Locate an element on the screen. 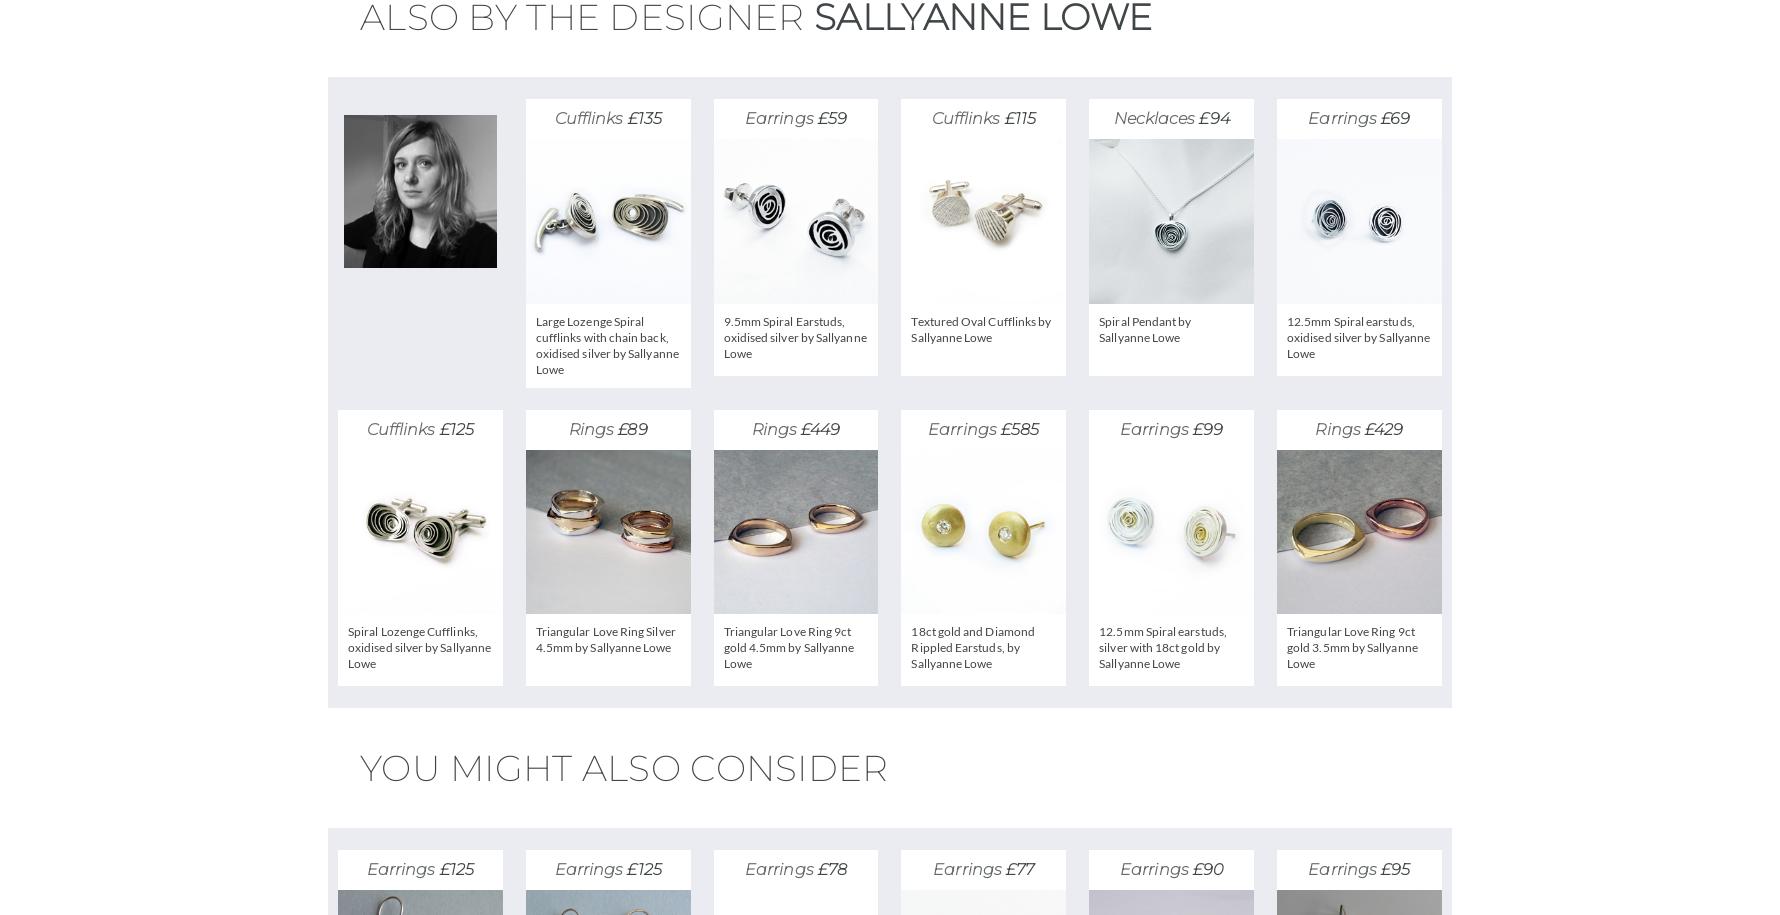 This screenshot has width=1780, height=915. 'Textured Oval Cufflinks by' is located at coordinates (979, 320).